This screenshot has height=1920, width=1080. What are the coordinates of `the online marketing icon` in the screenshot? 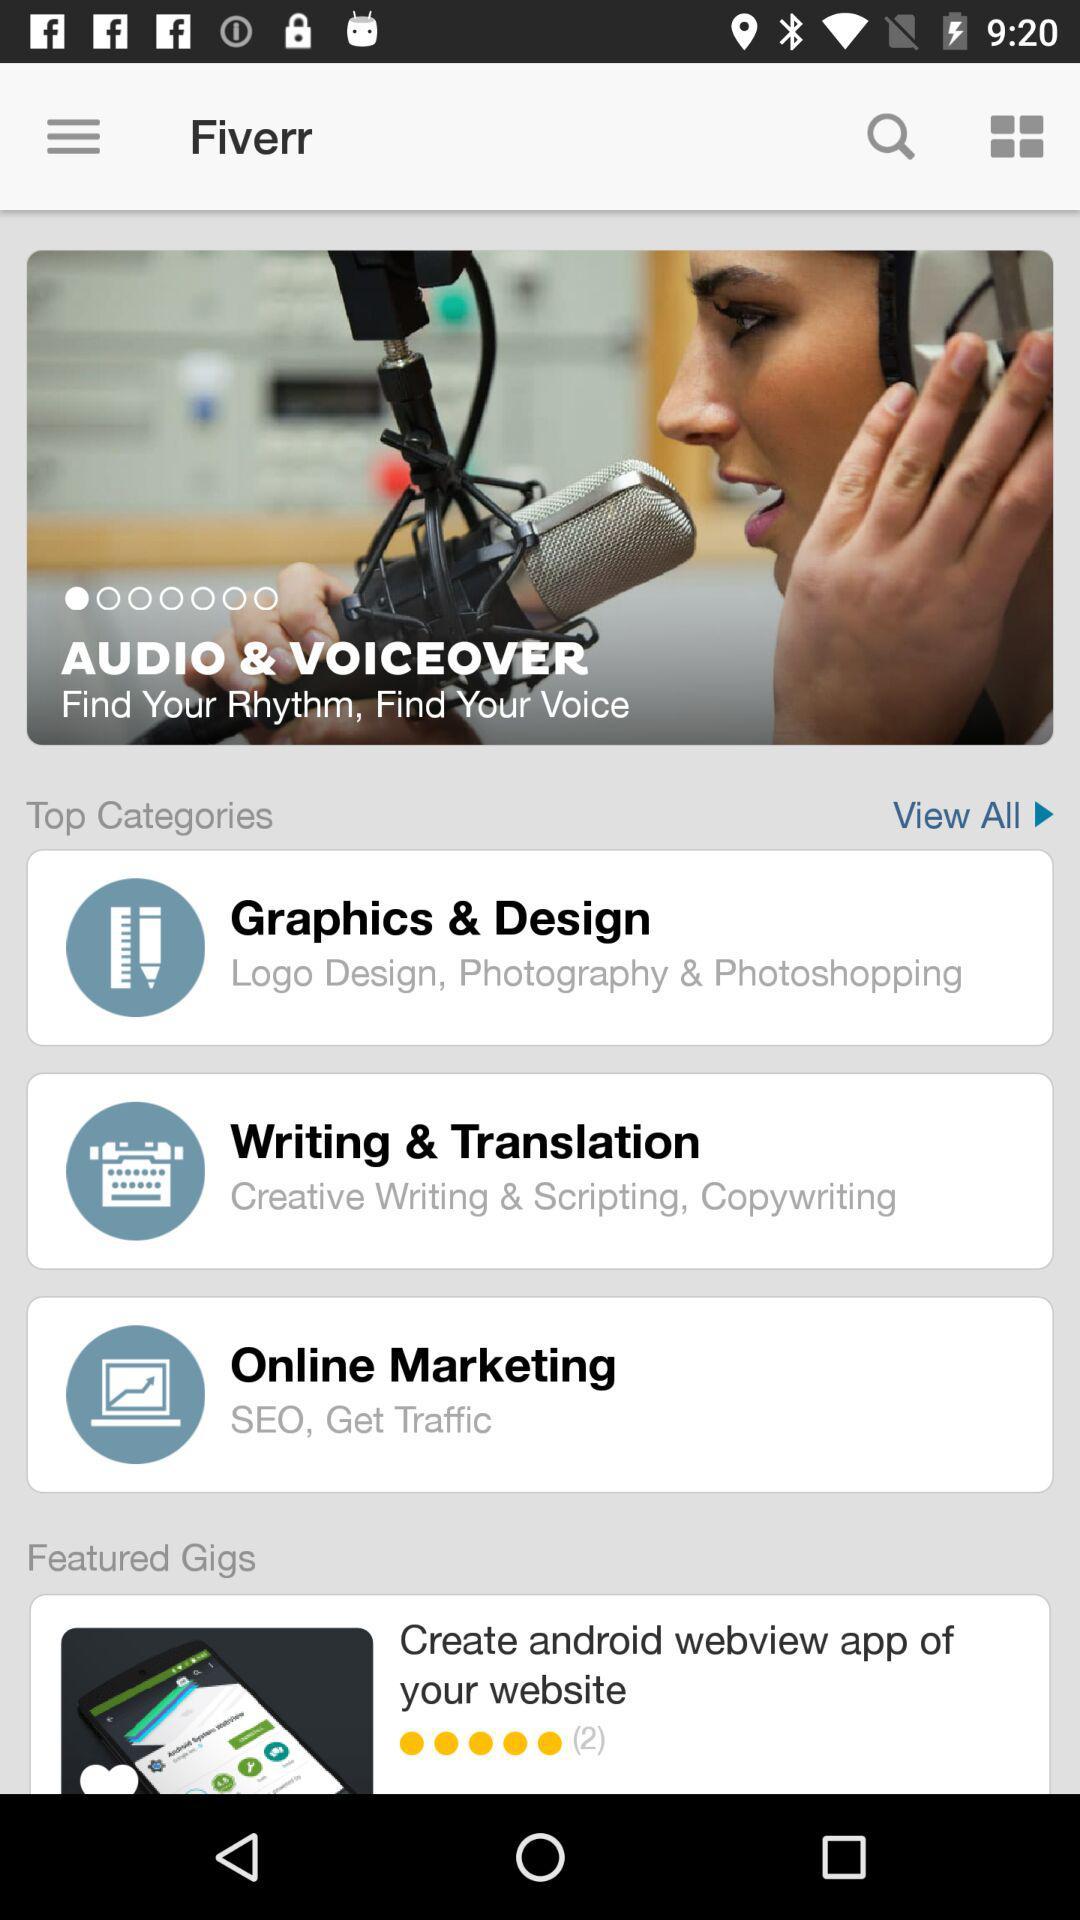 It's located at (626, 1362).